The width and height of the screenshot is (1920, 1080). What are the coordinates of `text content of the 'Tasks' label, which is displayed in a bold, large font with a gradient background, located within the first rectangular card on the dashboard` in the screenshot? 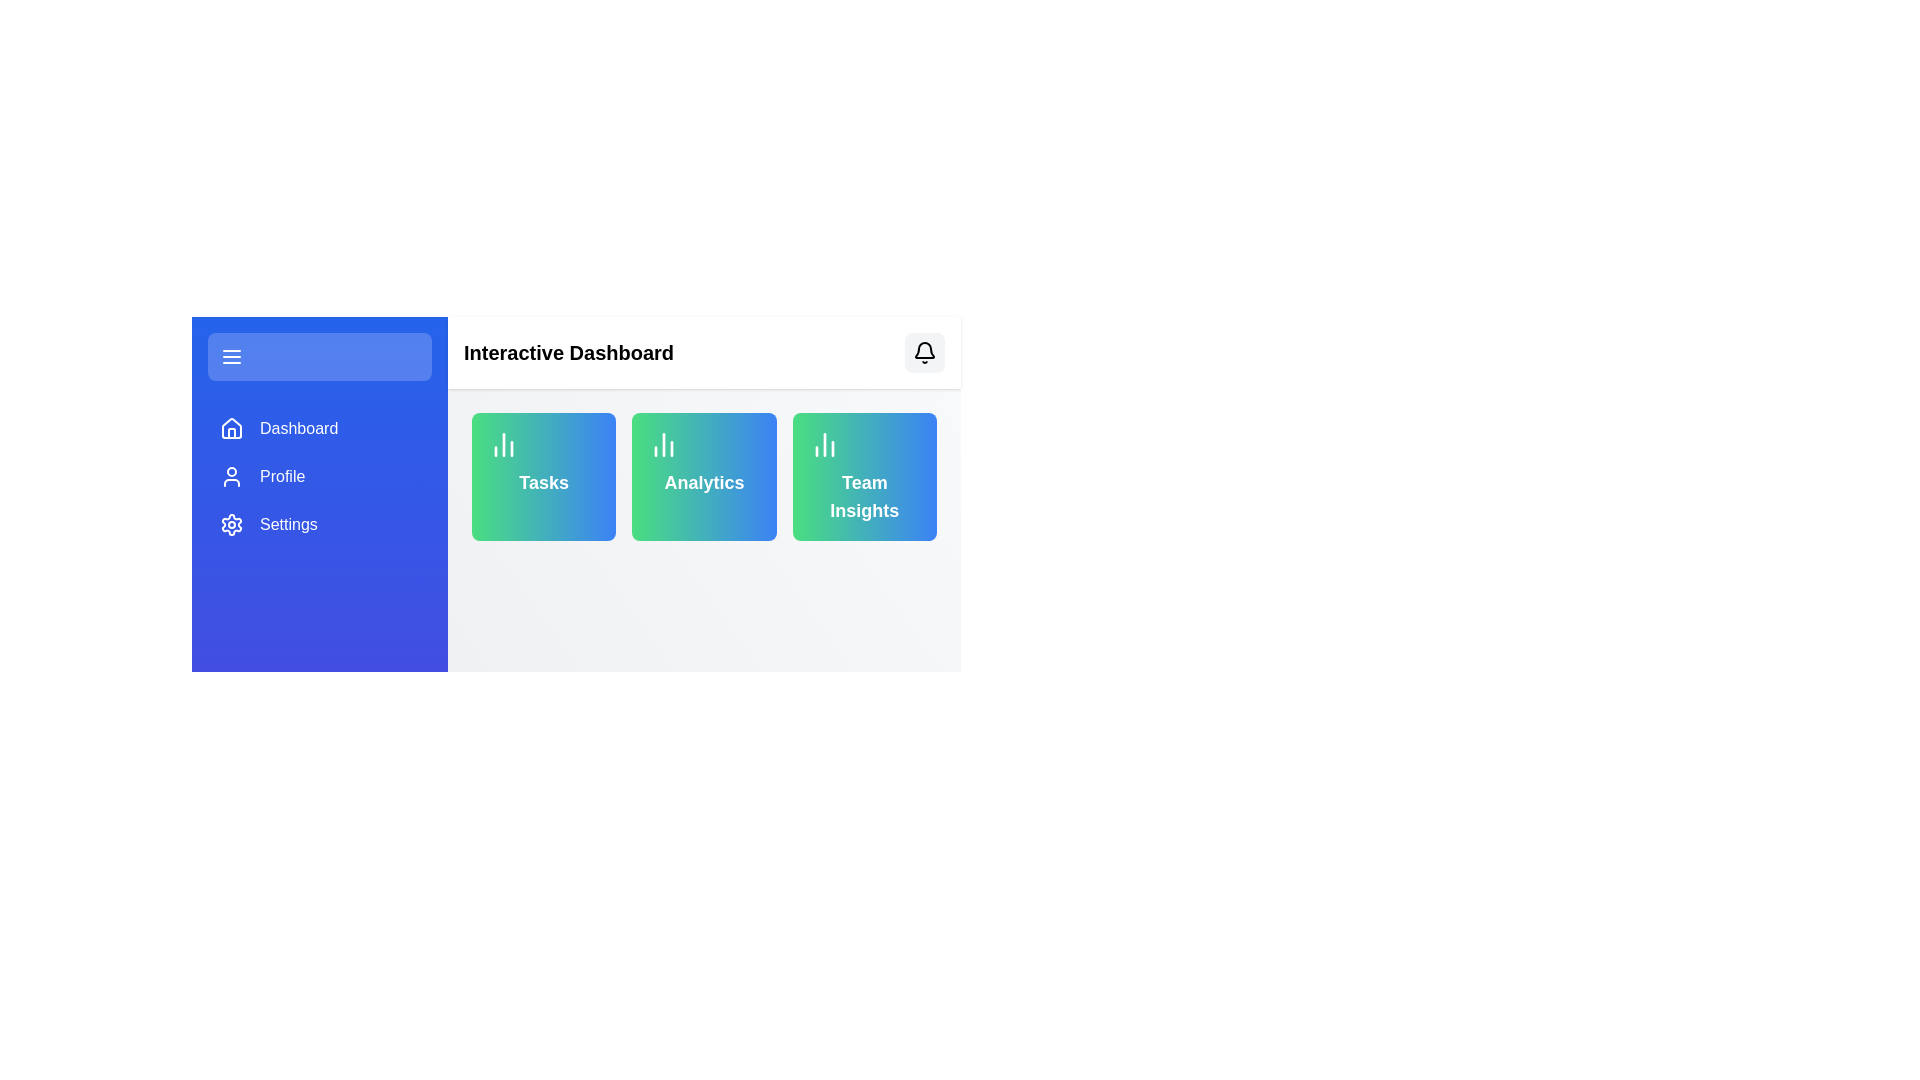 It's located at (544, 482).